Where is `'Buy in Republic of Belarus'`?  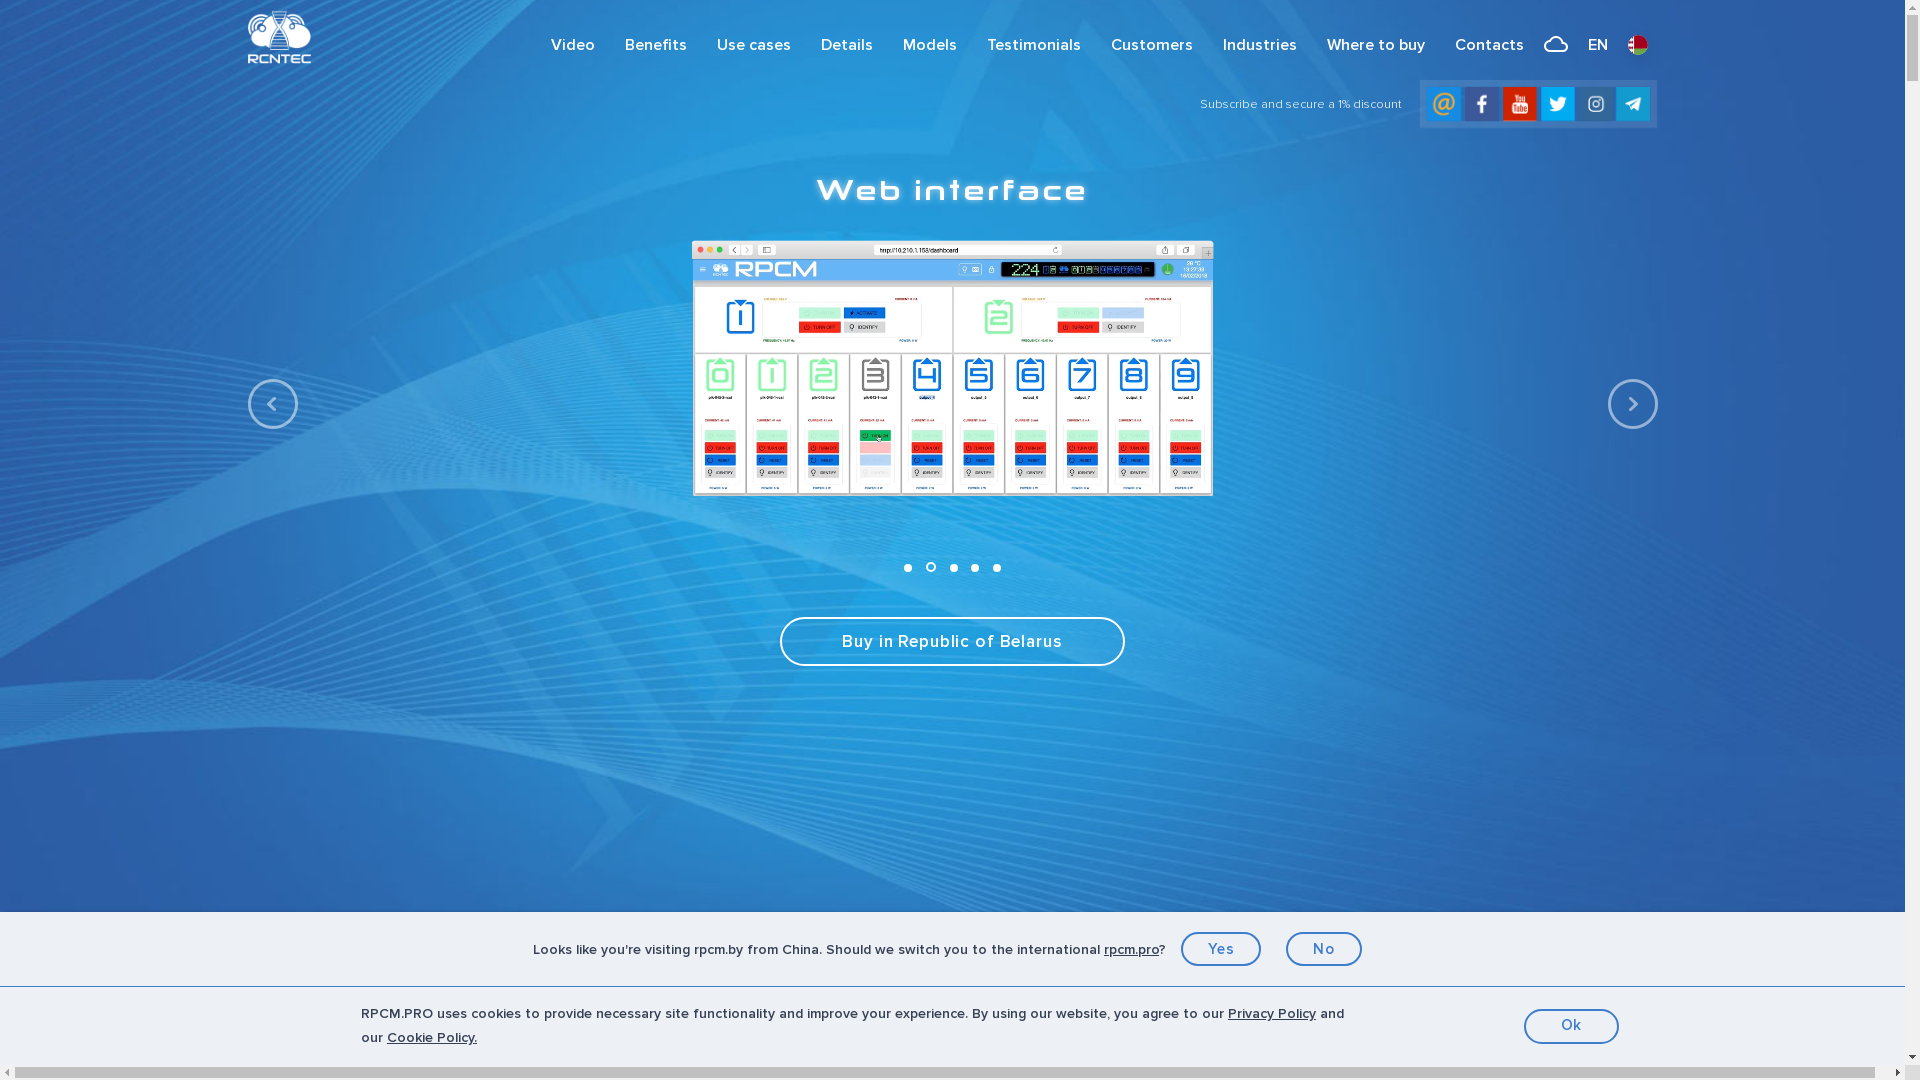 'Buy in Republic of Belarus' is located at coordinates (950, 641).